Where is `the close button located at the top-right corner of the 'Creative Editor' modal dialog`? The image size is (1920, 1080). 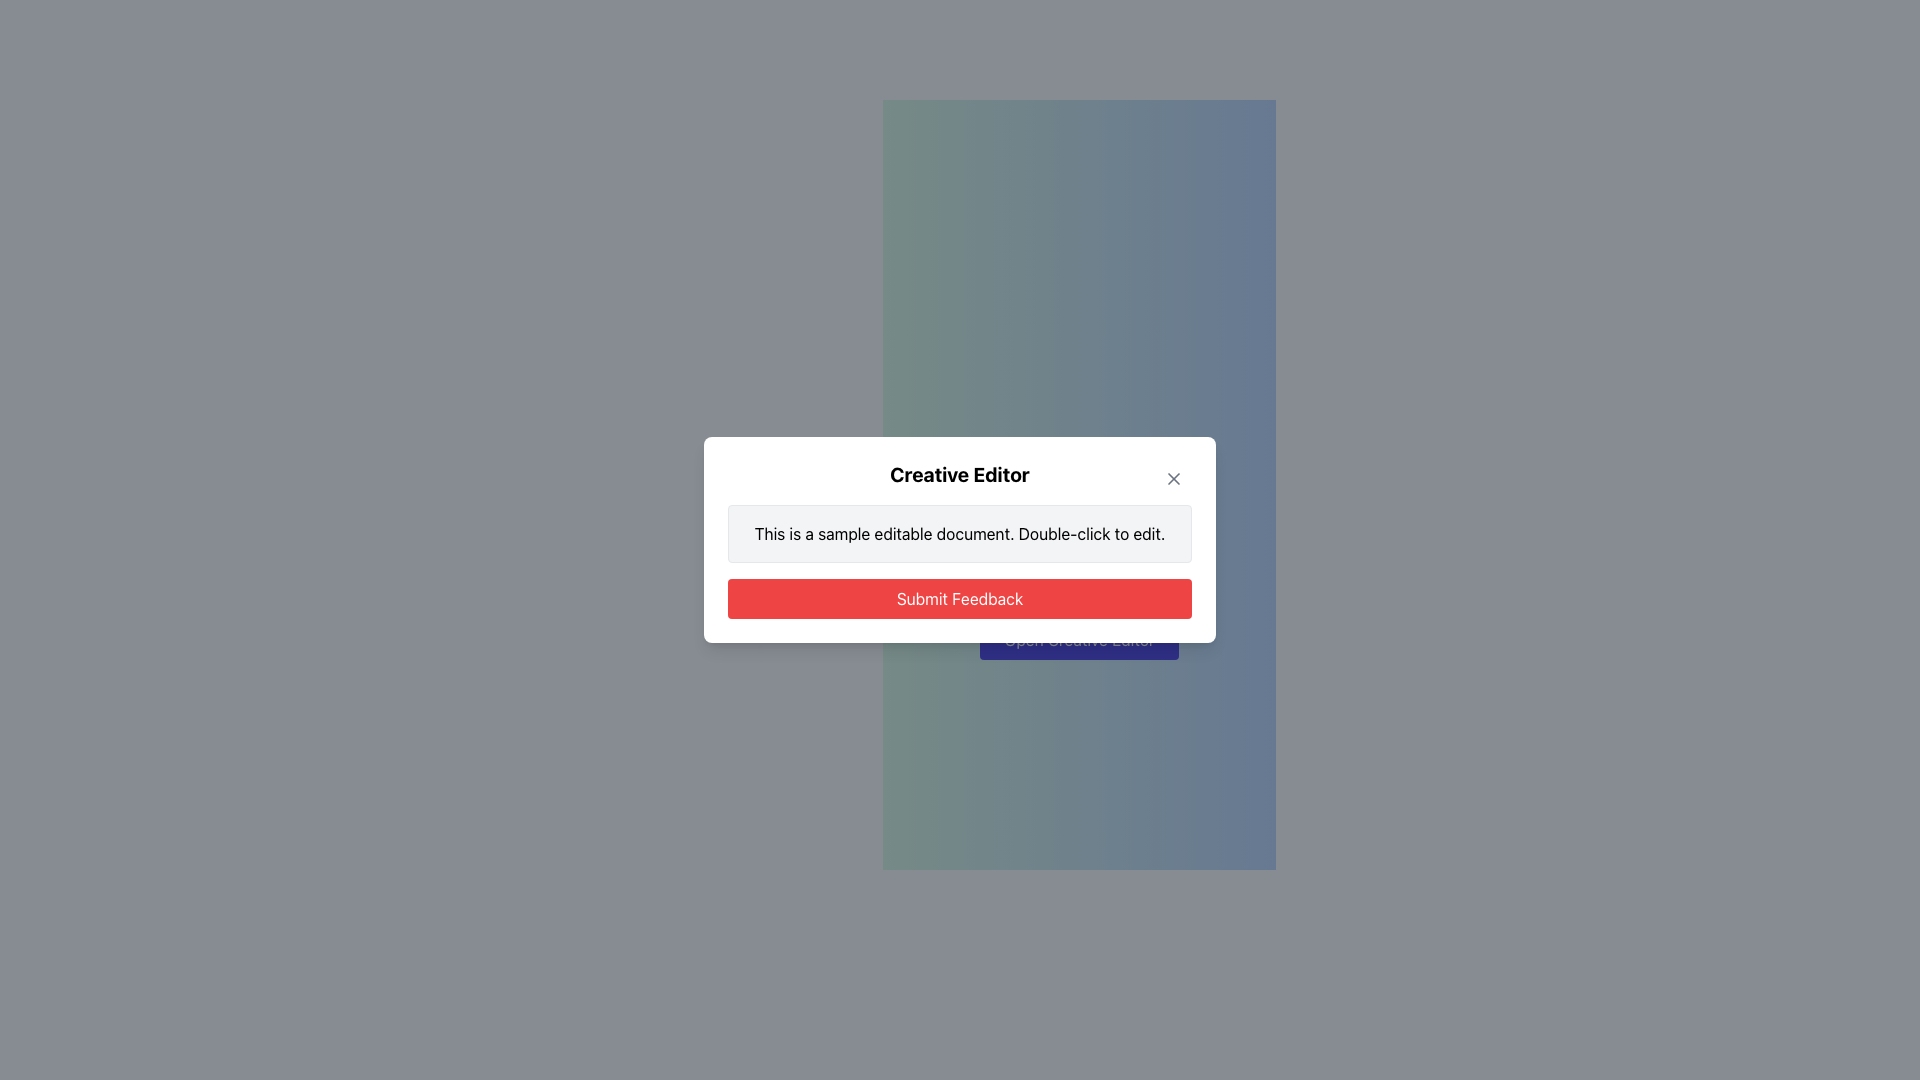 the close button located at the top-right corner of the 'Creative Editor' modal dialog is located at coordinates (1174, 478).